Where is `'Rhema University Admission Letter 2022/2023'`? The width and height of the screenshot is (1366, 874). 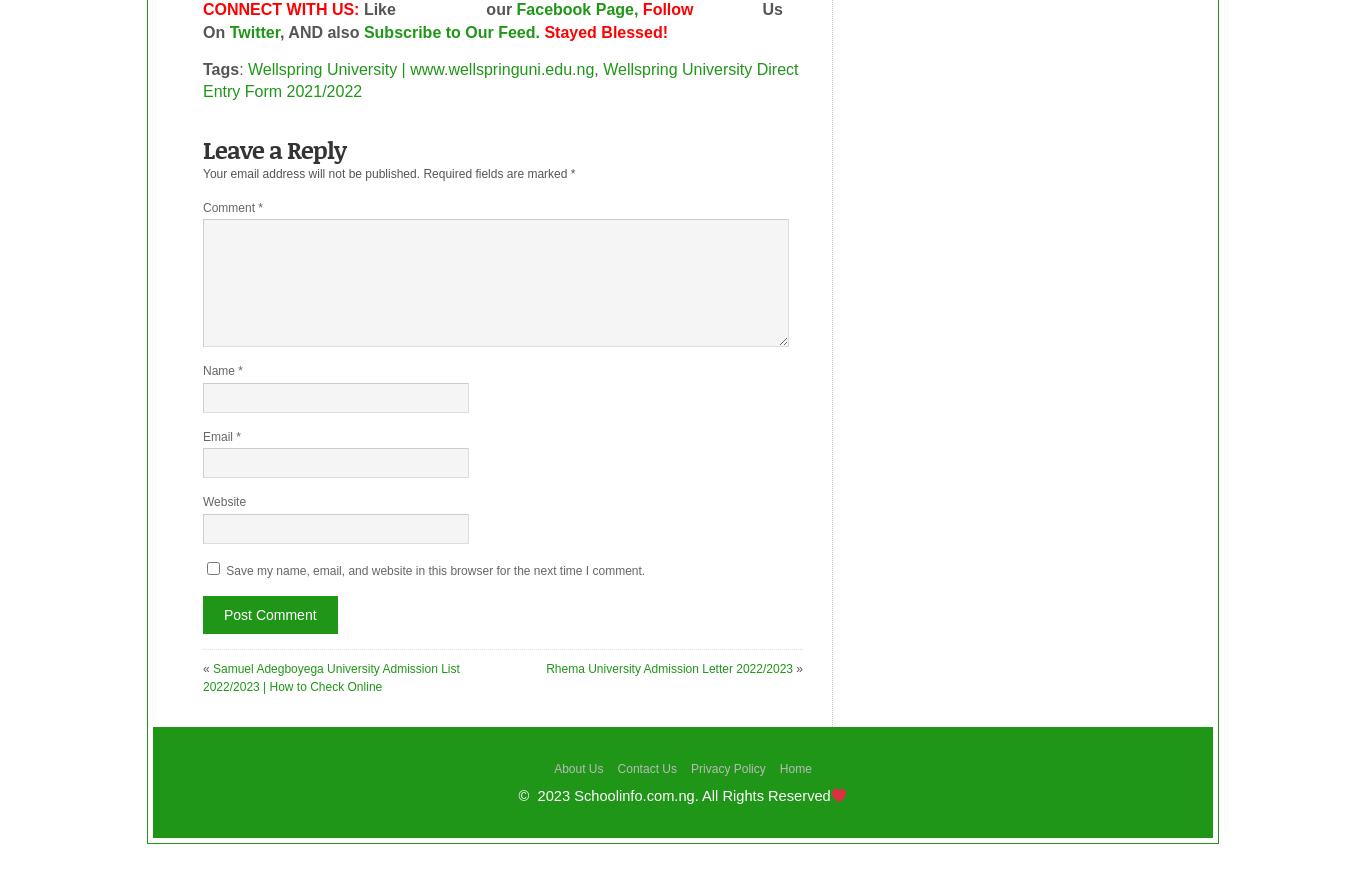
'Rhema University Admission Letter 2022/2023' is located at coordinates (668, 667).